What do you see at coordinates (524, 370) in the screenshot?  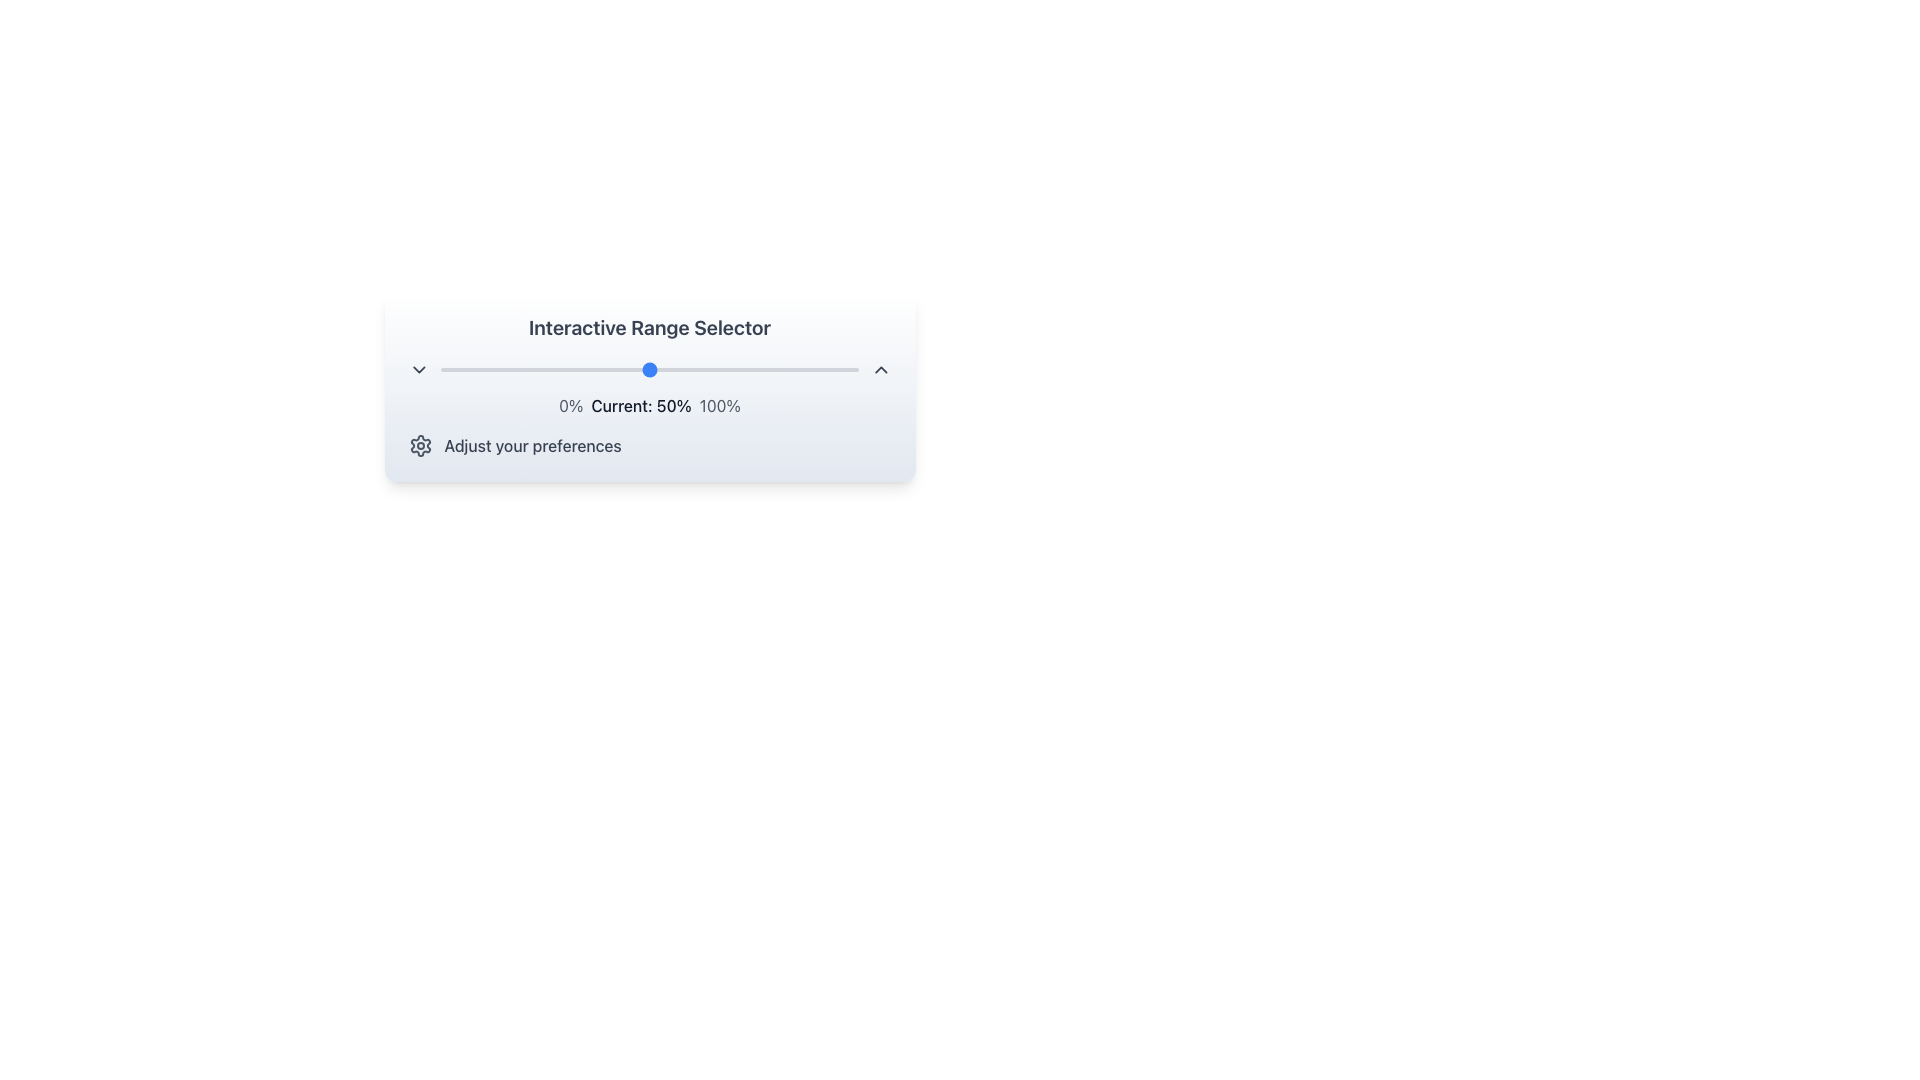 I see `the slider value` at bounding box center [524, 370].